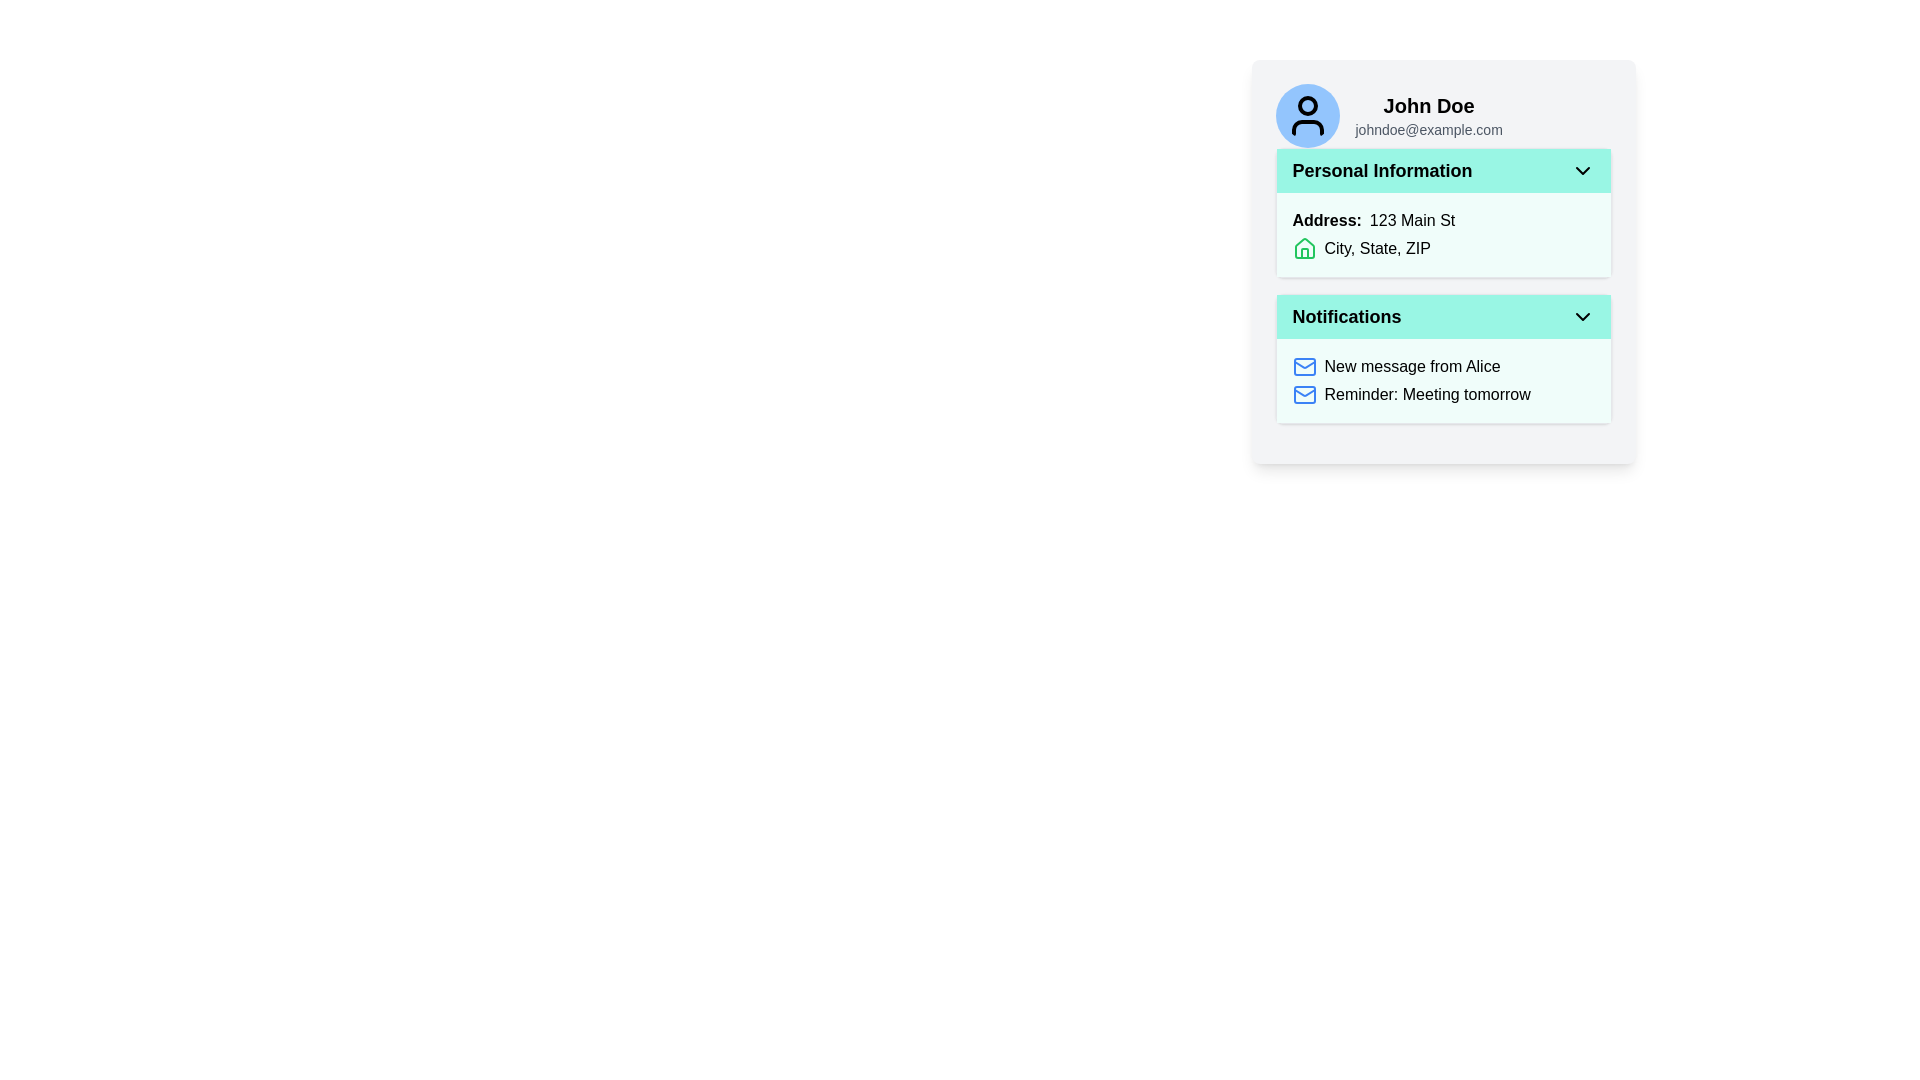 Image resolution: width=1920 pixels, height=1080 pixels. Describe the element at coordinates (1304, 394) in the screenshot. I see `the email or message icon in the 'Notifications' section that represents the reminder about the meeting, which is aligned horizontally with the text 'Reminder: Meeting tomorrow.'` at that location.